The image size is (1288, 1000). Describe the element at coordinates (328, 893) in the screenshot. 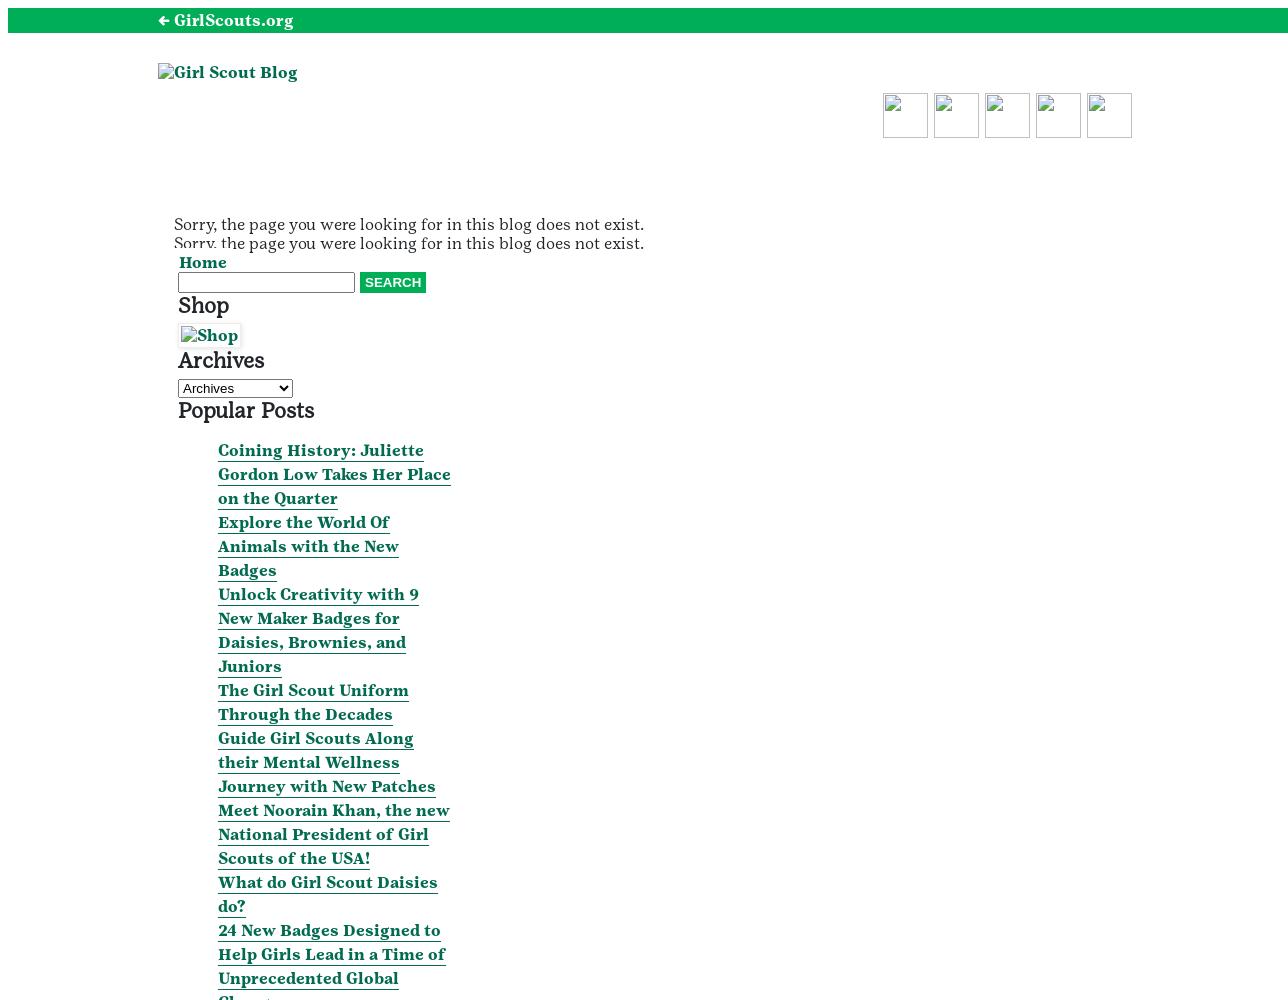

I see `'What do Girl Scout Daisies do?'` at that location.